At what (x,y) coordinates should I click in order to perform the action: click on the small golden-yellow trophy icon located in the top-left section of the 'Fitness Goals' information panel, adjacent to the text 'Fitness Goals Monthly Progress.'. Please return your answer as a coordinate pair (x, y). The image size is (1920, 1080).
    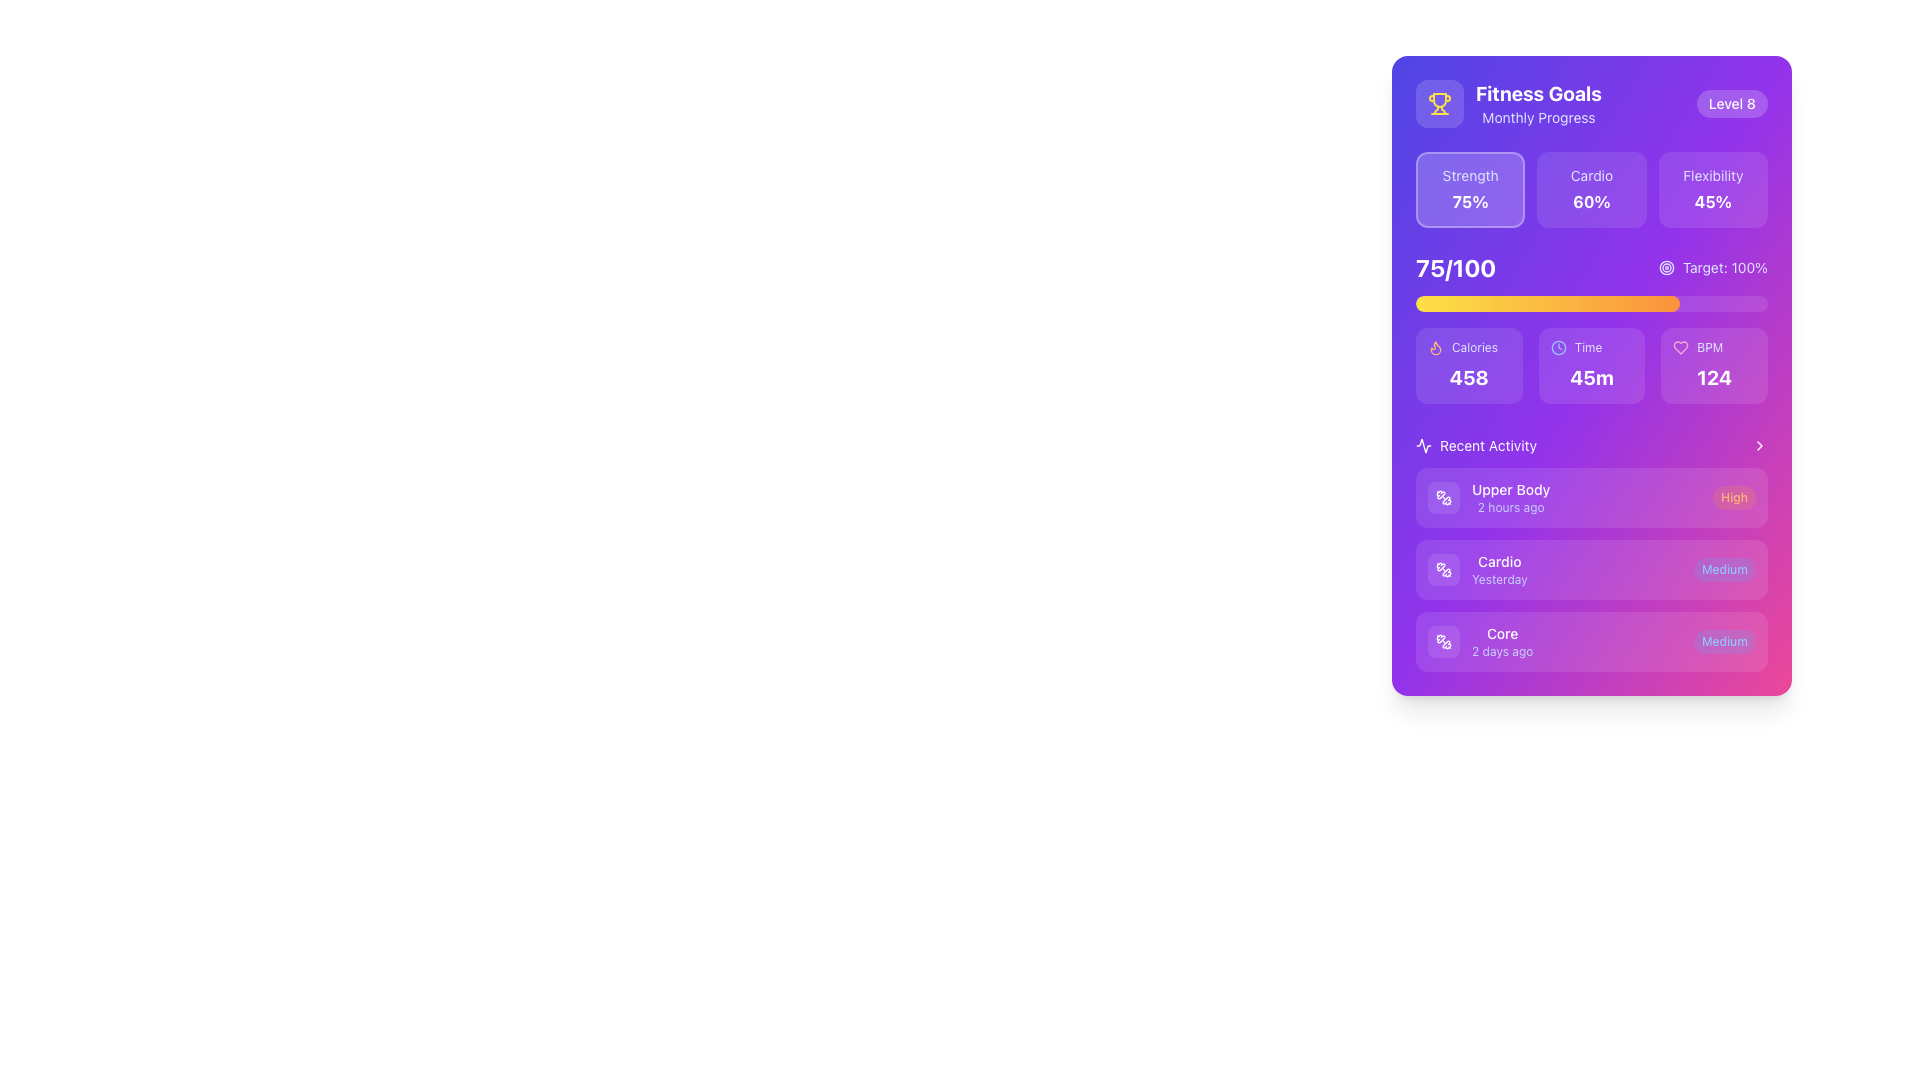
    Looking at the image, I should click on (1440, 104).